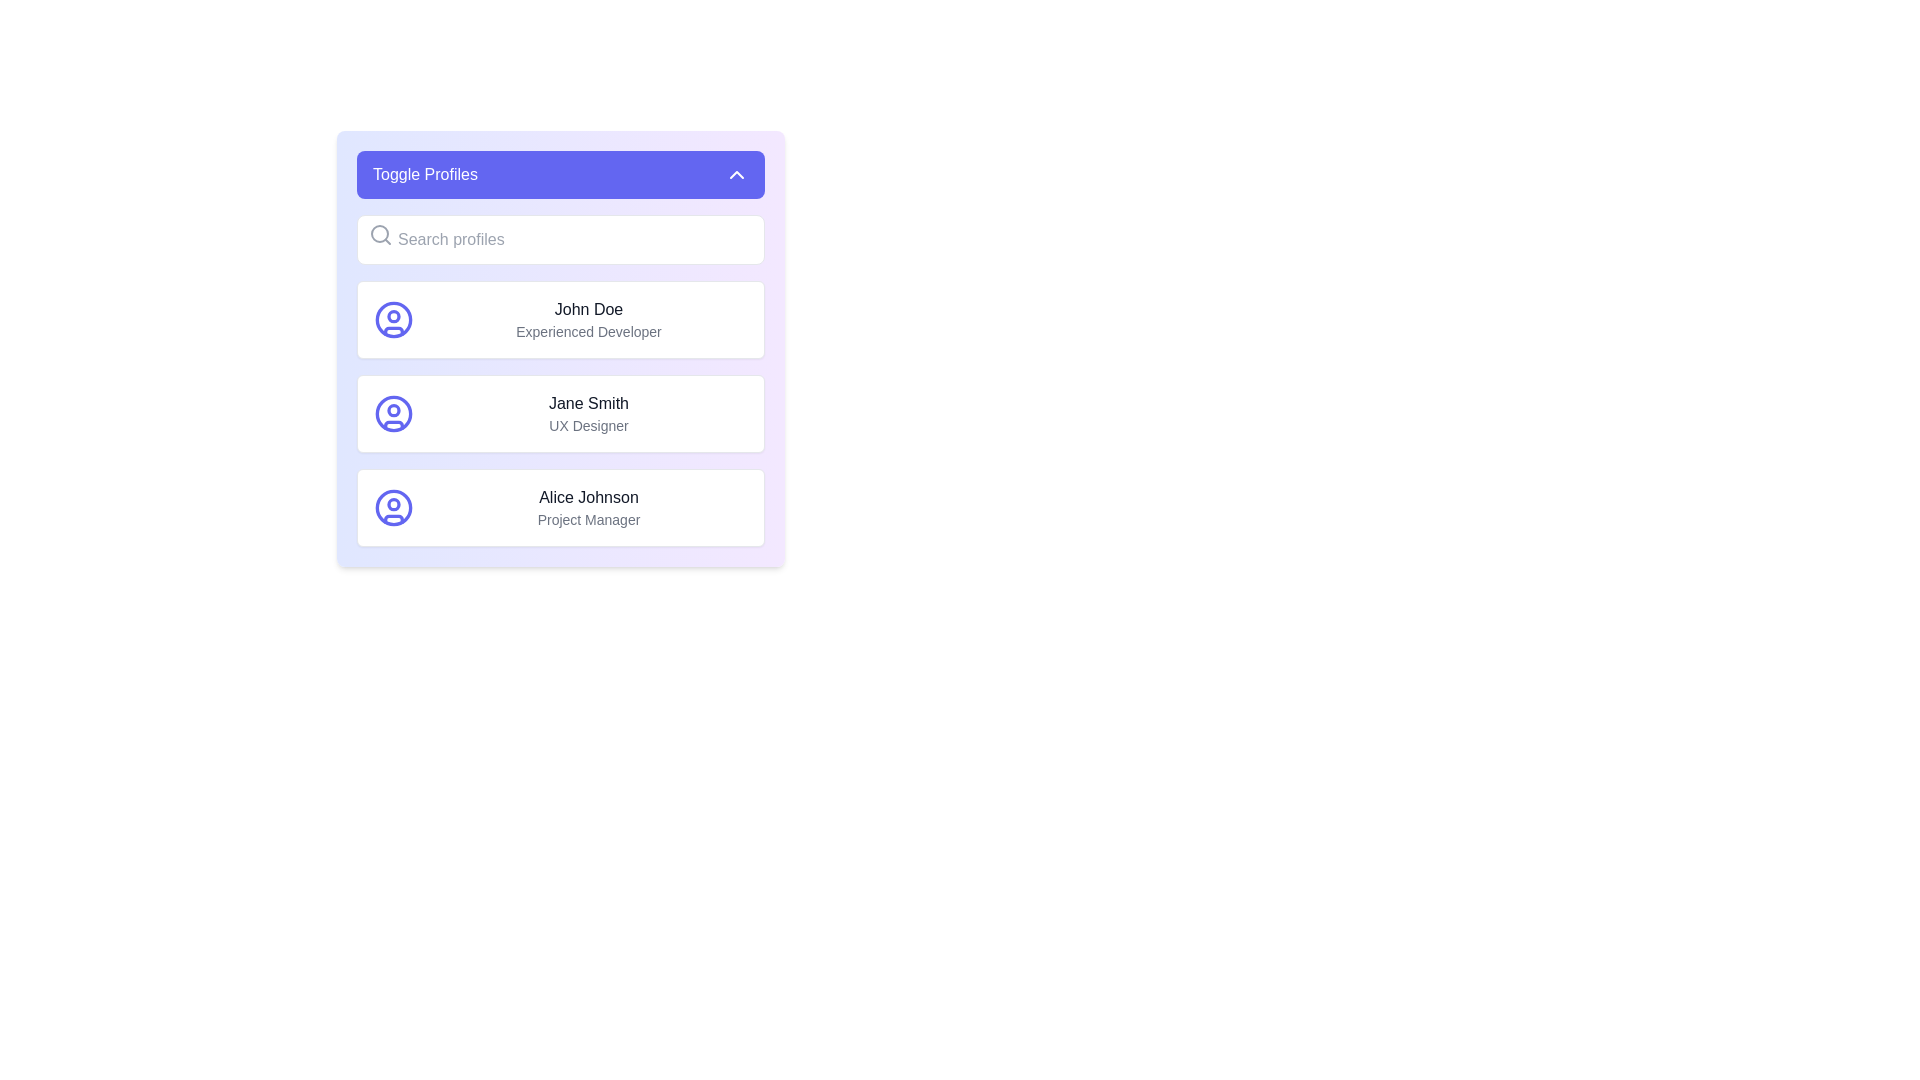 The width and height of the screenshot is (1920, 1080). I want to click on the chevron-up icon, which is located adjacent to the right edge of the 'Toggle Profiles' section in the header area, so click(736, 173).